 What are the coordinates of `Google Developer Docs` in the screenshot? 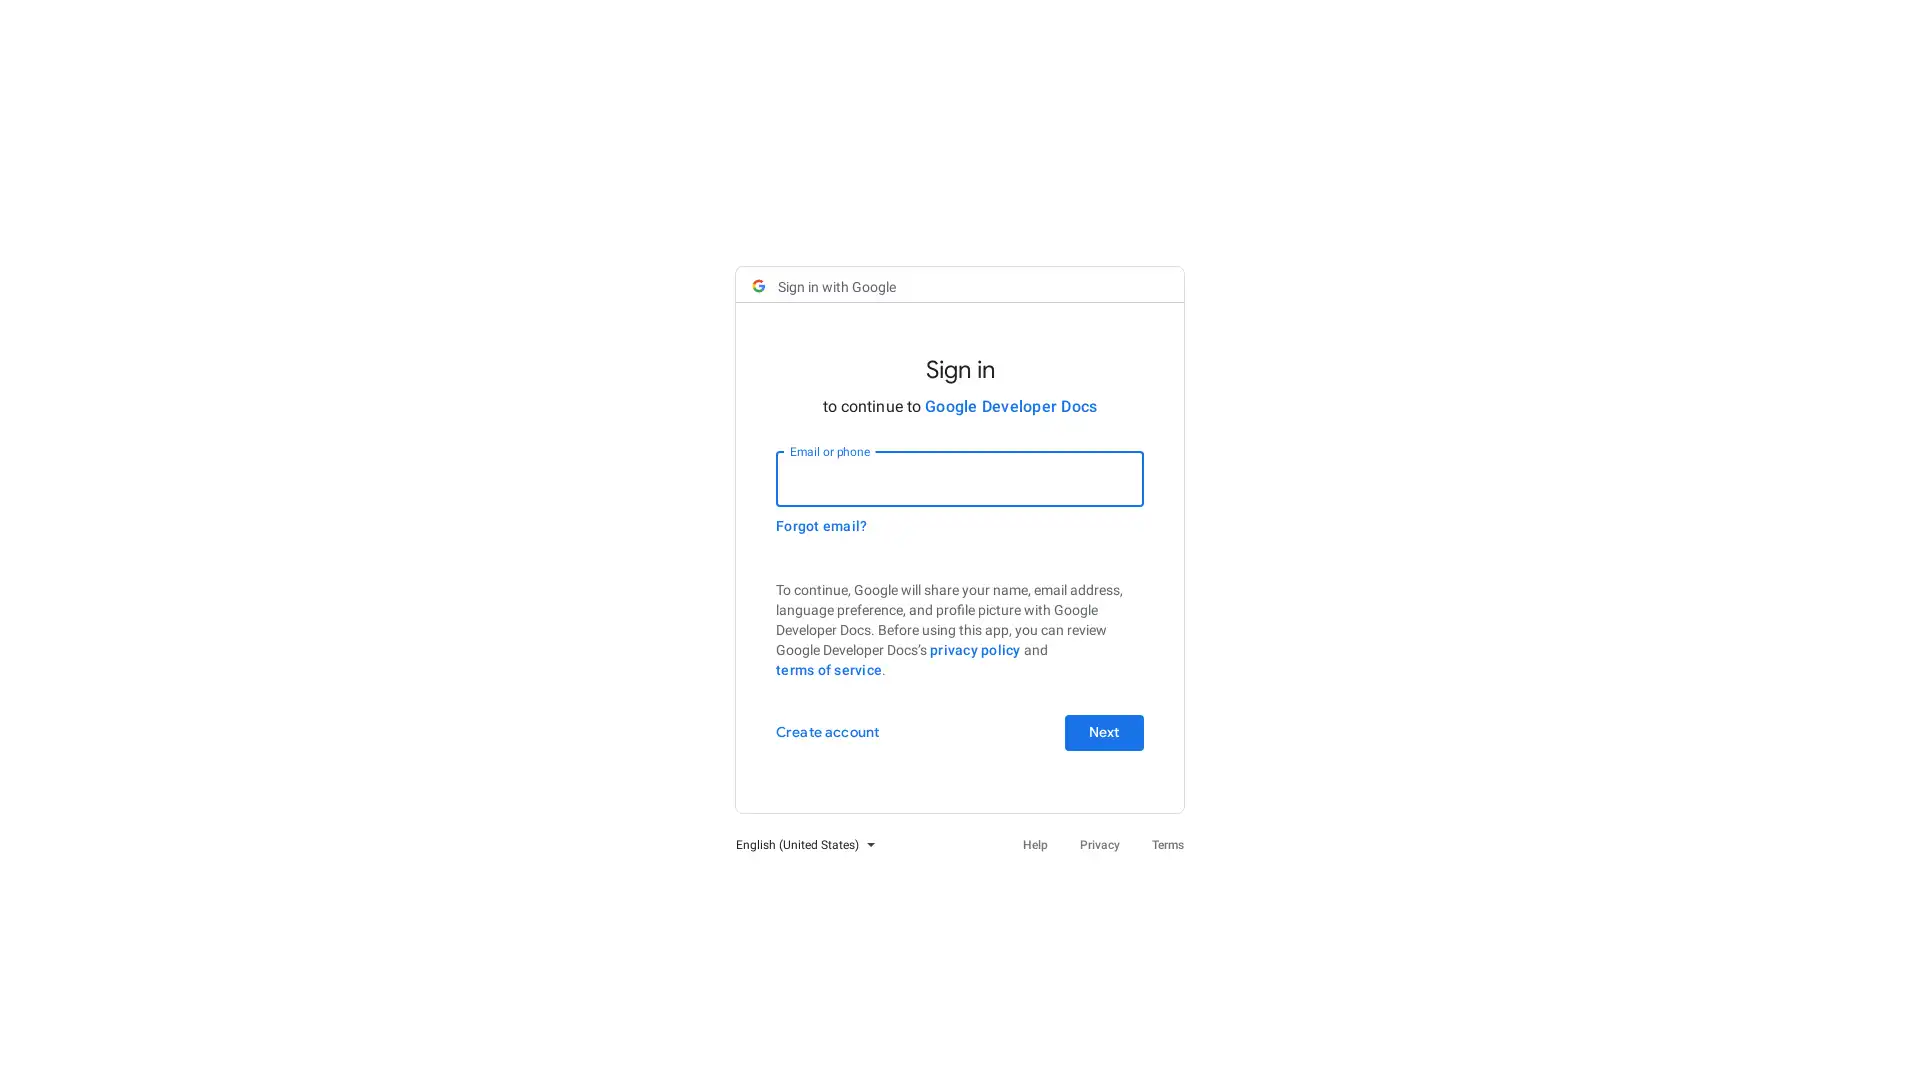 It's located at (1011, 405).